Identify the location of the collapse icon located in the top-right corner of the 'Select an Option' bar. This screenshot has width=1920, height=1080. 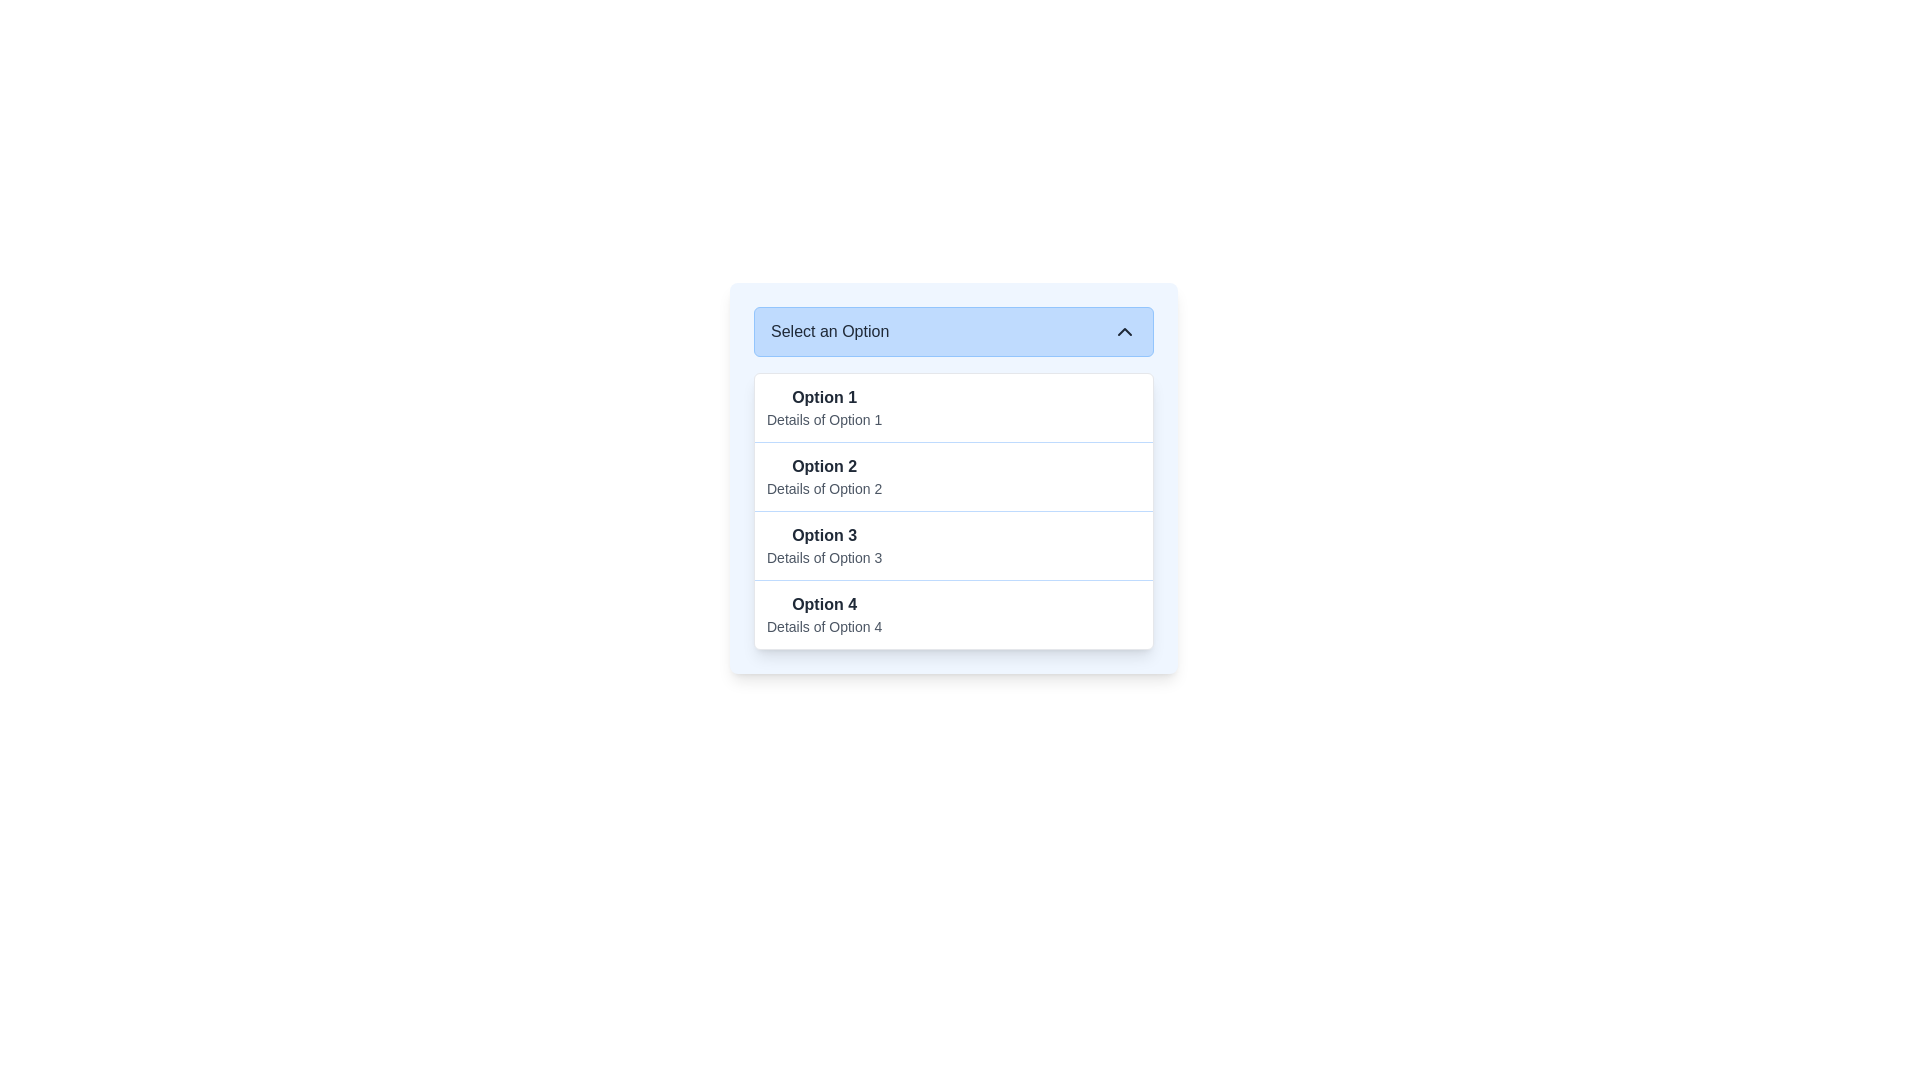
(1124, 330).